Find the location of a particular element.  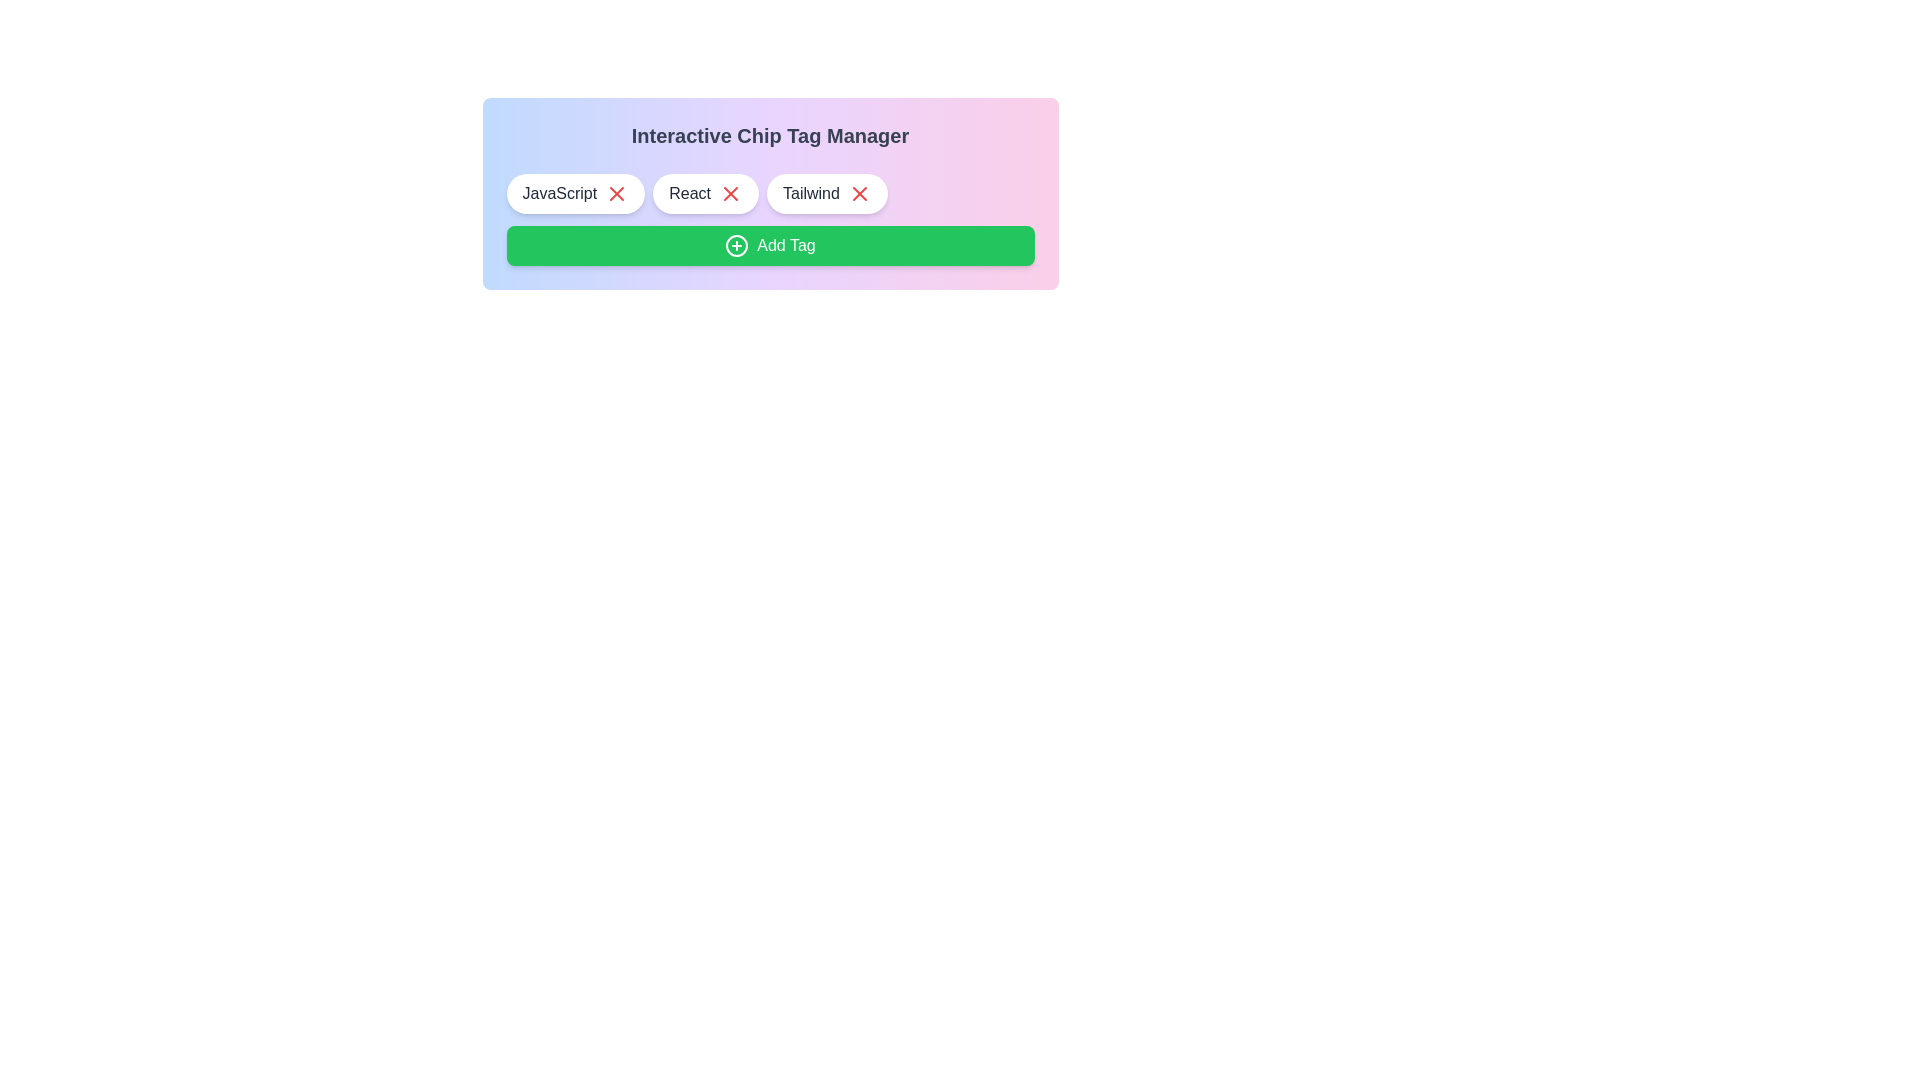

the 'Add Tag' button to add a new tag is located at coordinates (769, 245).